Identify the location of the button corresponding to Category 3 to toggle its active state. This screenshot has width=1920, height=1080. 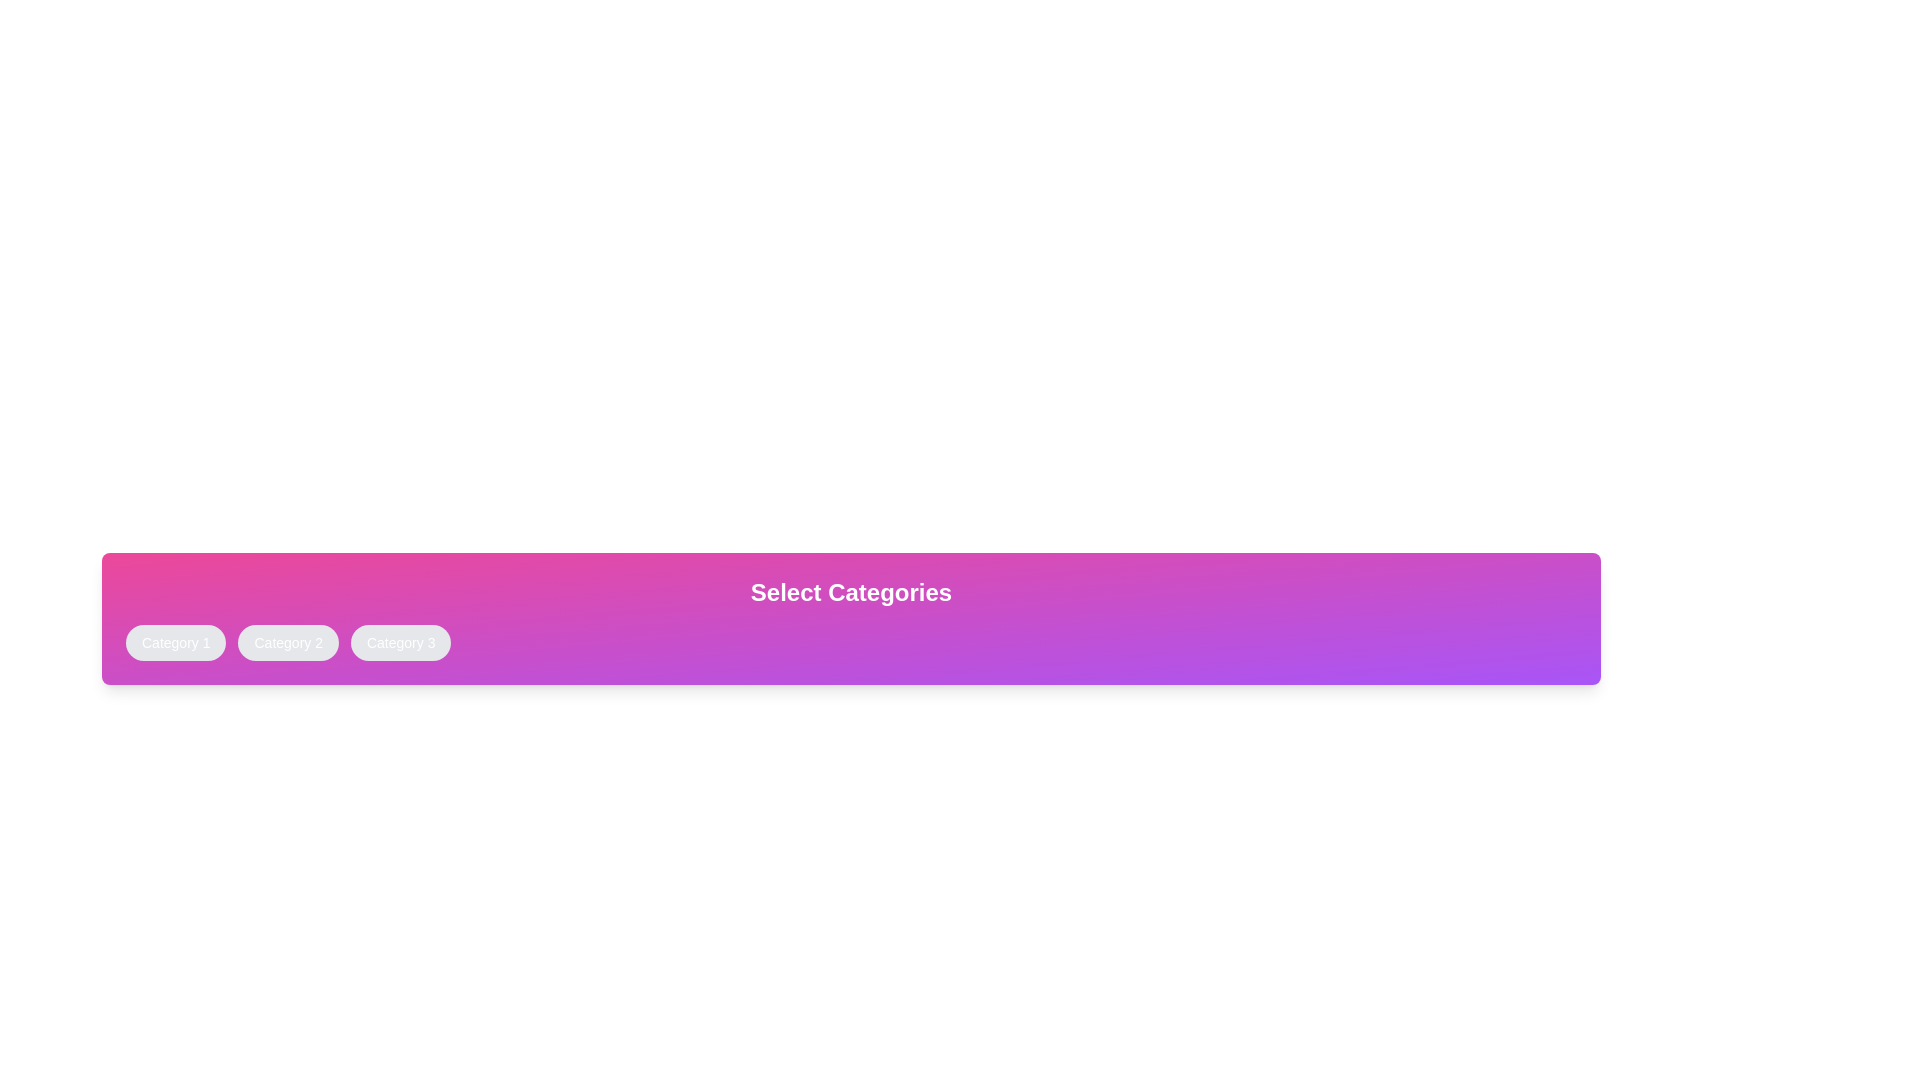
(400, 643).